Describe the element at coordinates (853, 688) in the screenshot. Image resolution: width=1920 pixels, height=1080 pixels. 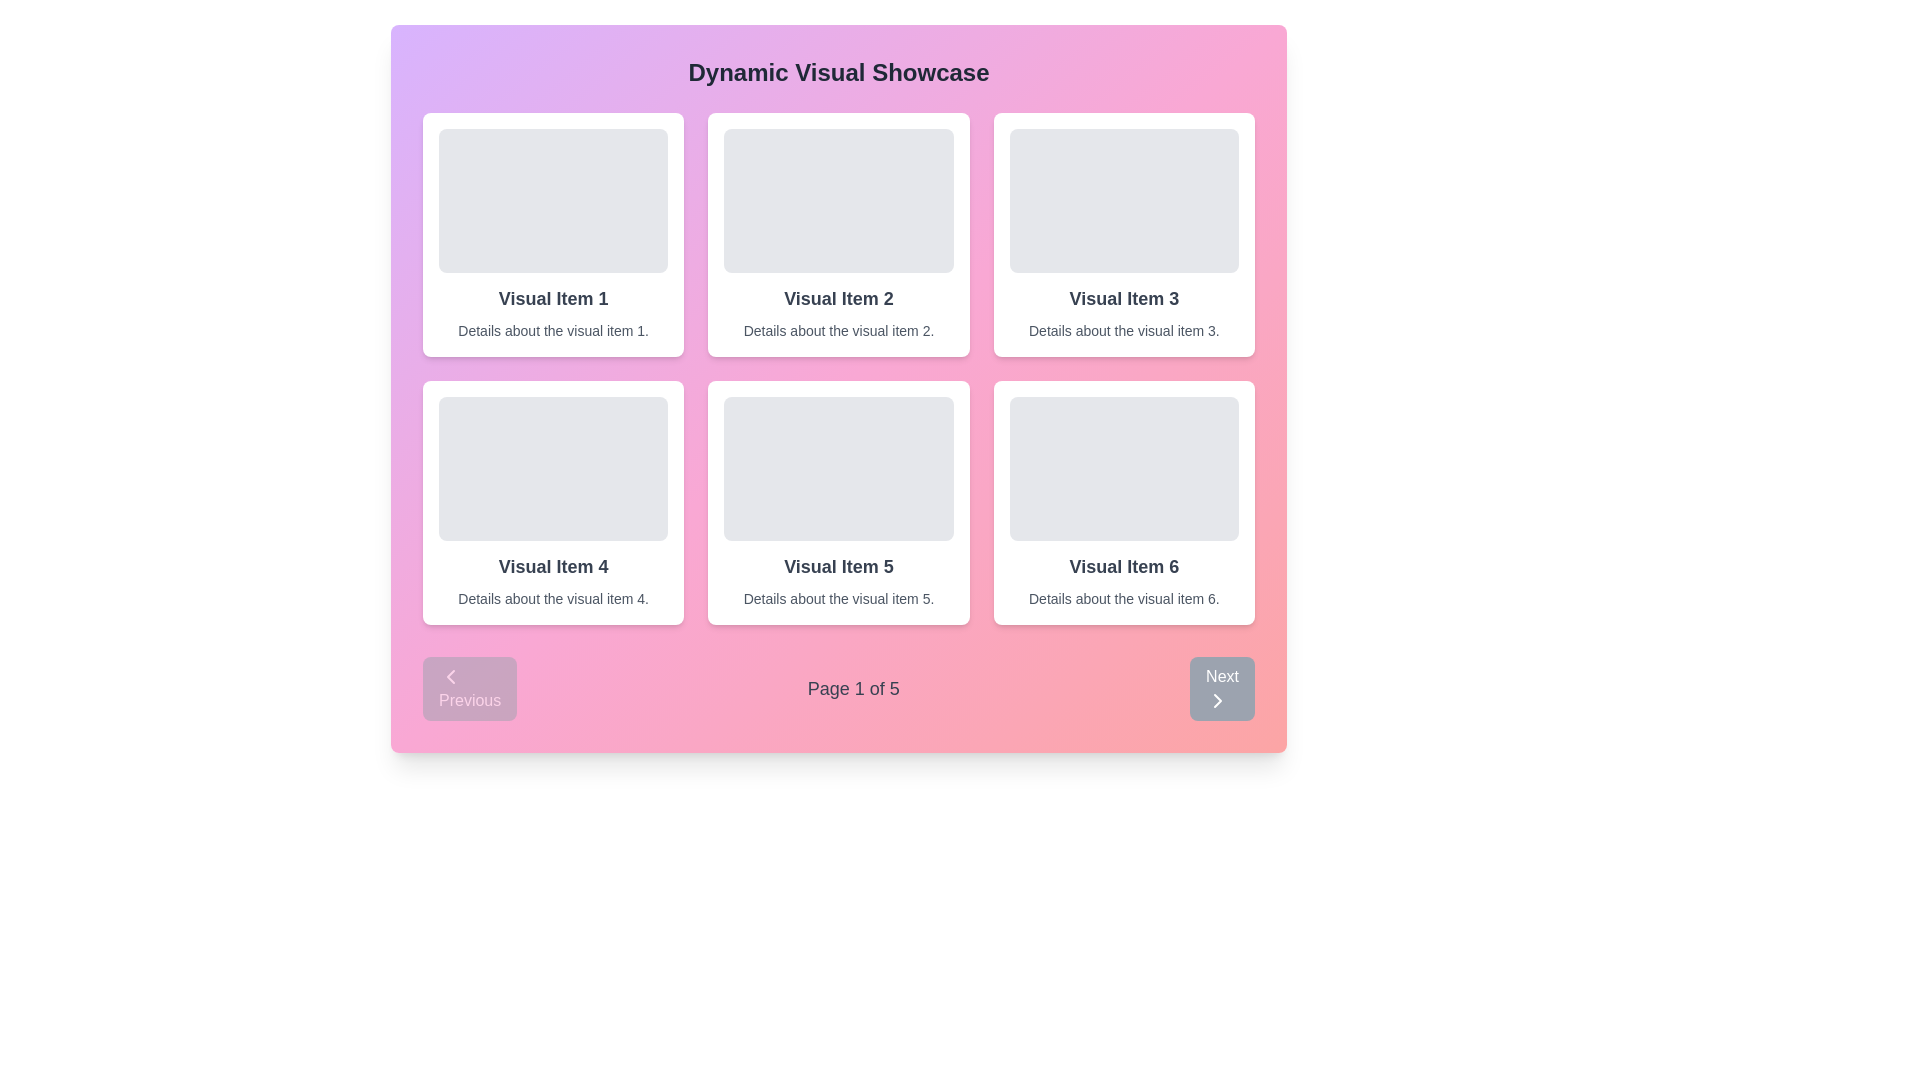
I see `the Static Text Label displaying 'Page 1 of 5', which is centrally positioned at the bottom of the main content area` at that location.